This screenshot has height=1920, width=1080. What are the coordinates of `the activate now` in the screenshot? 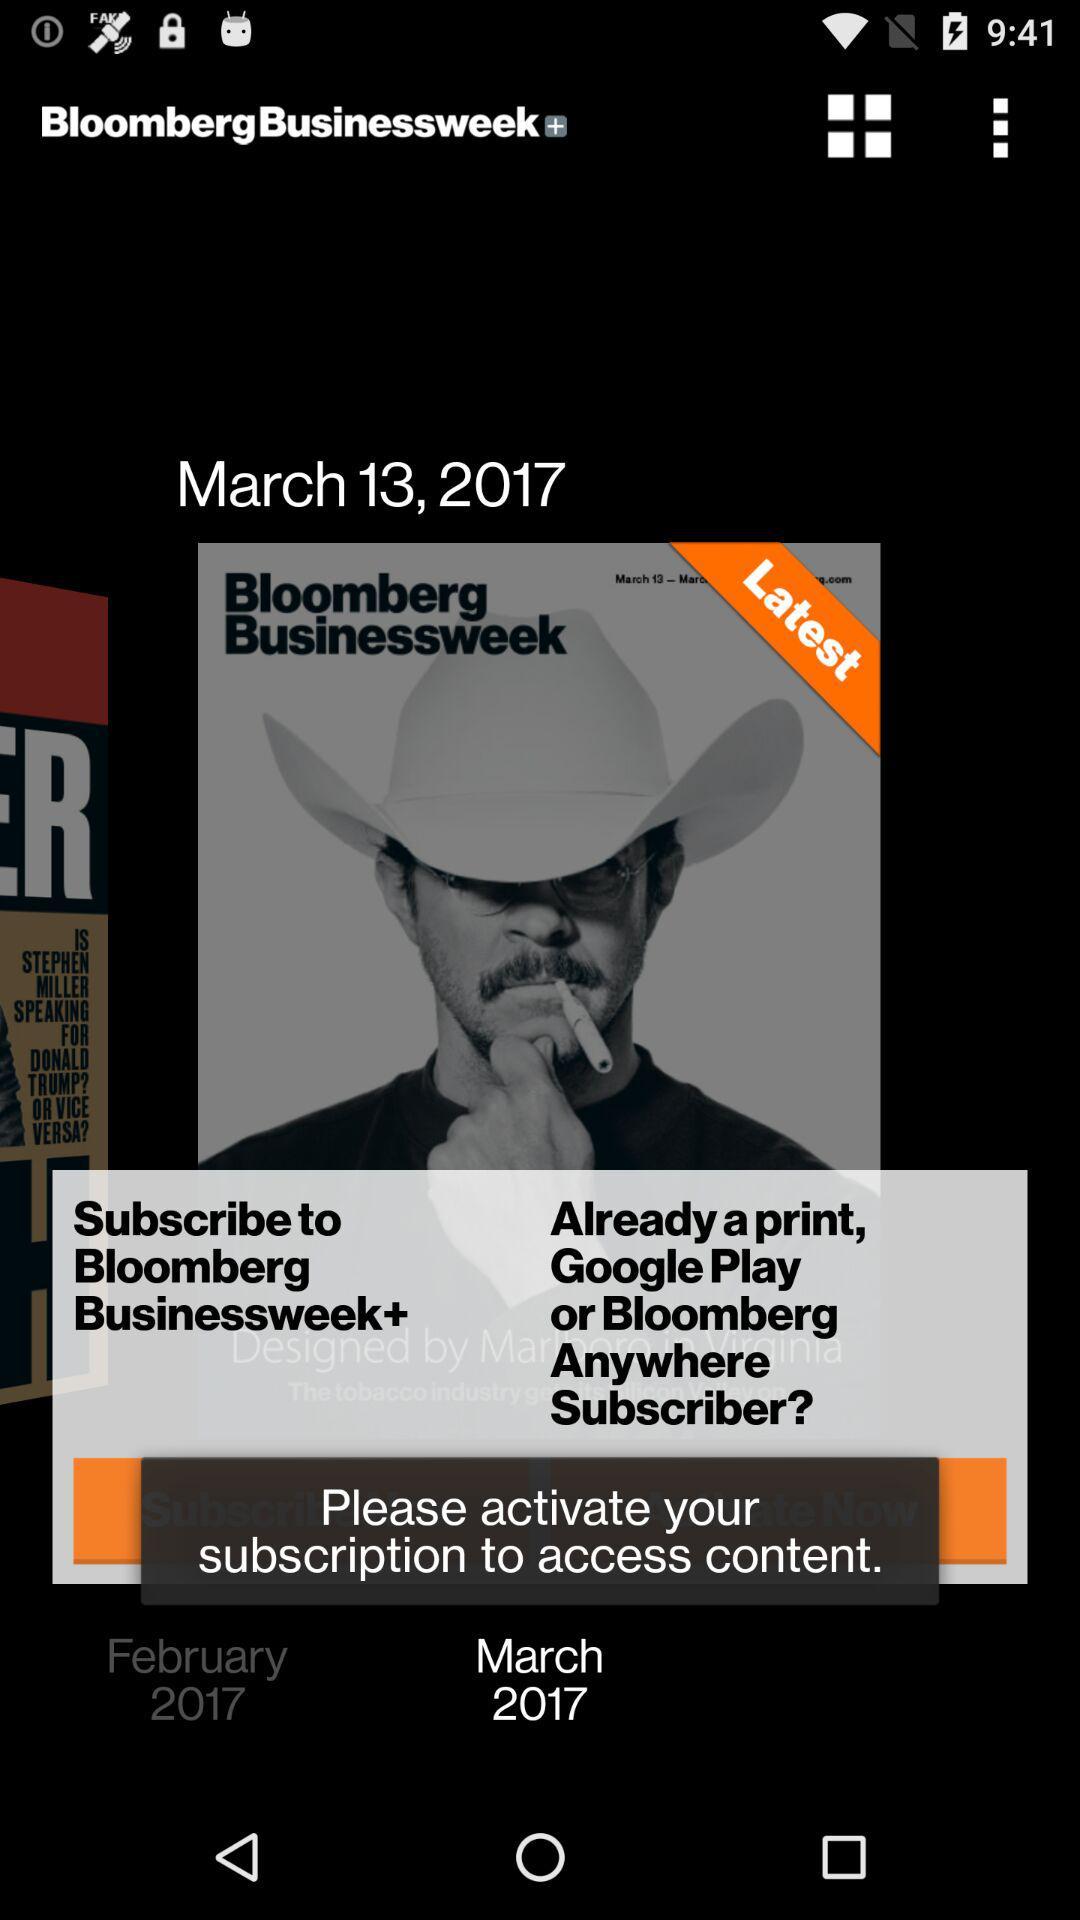 It's located at (777, 1510).